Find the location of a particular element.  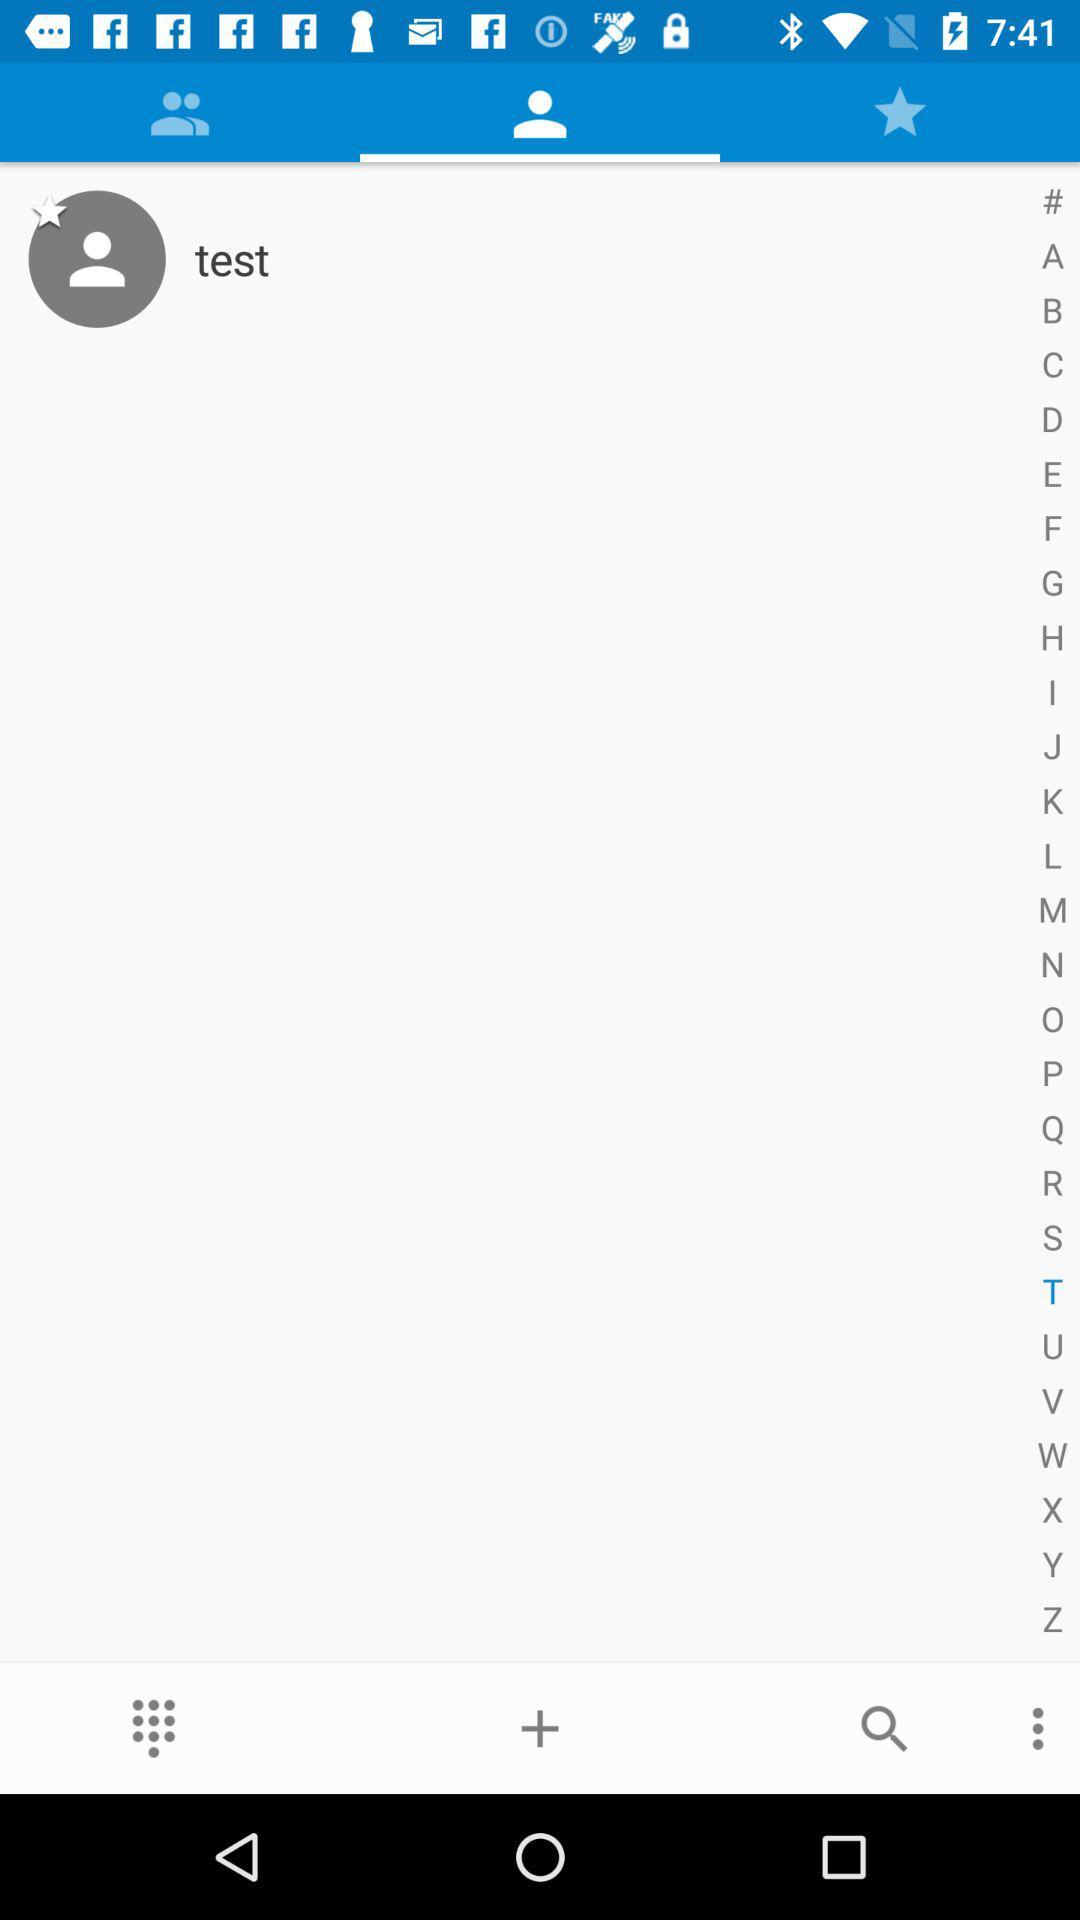

the more icon is located at coordinates (1036, 1727).